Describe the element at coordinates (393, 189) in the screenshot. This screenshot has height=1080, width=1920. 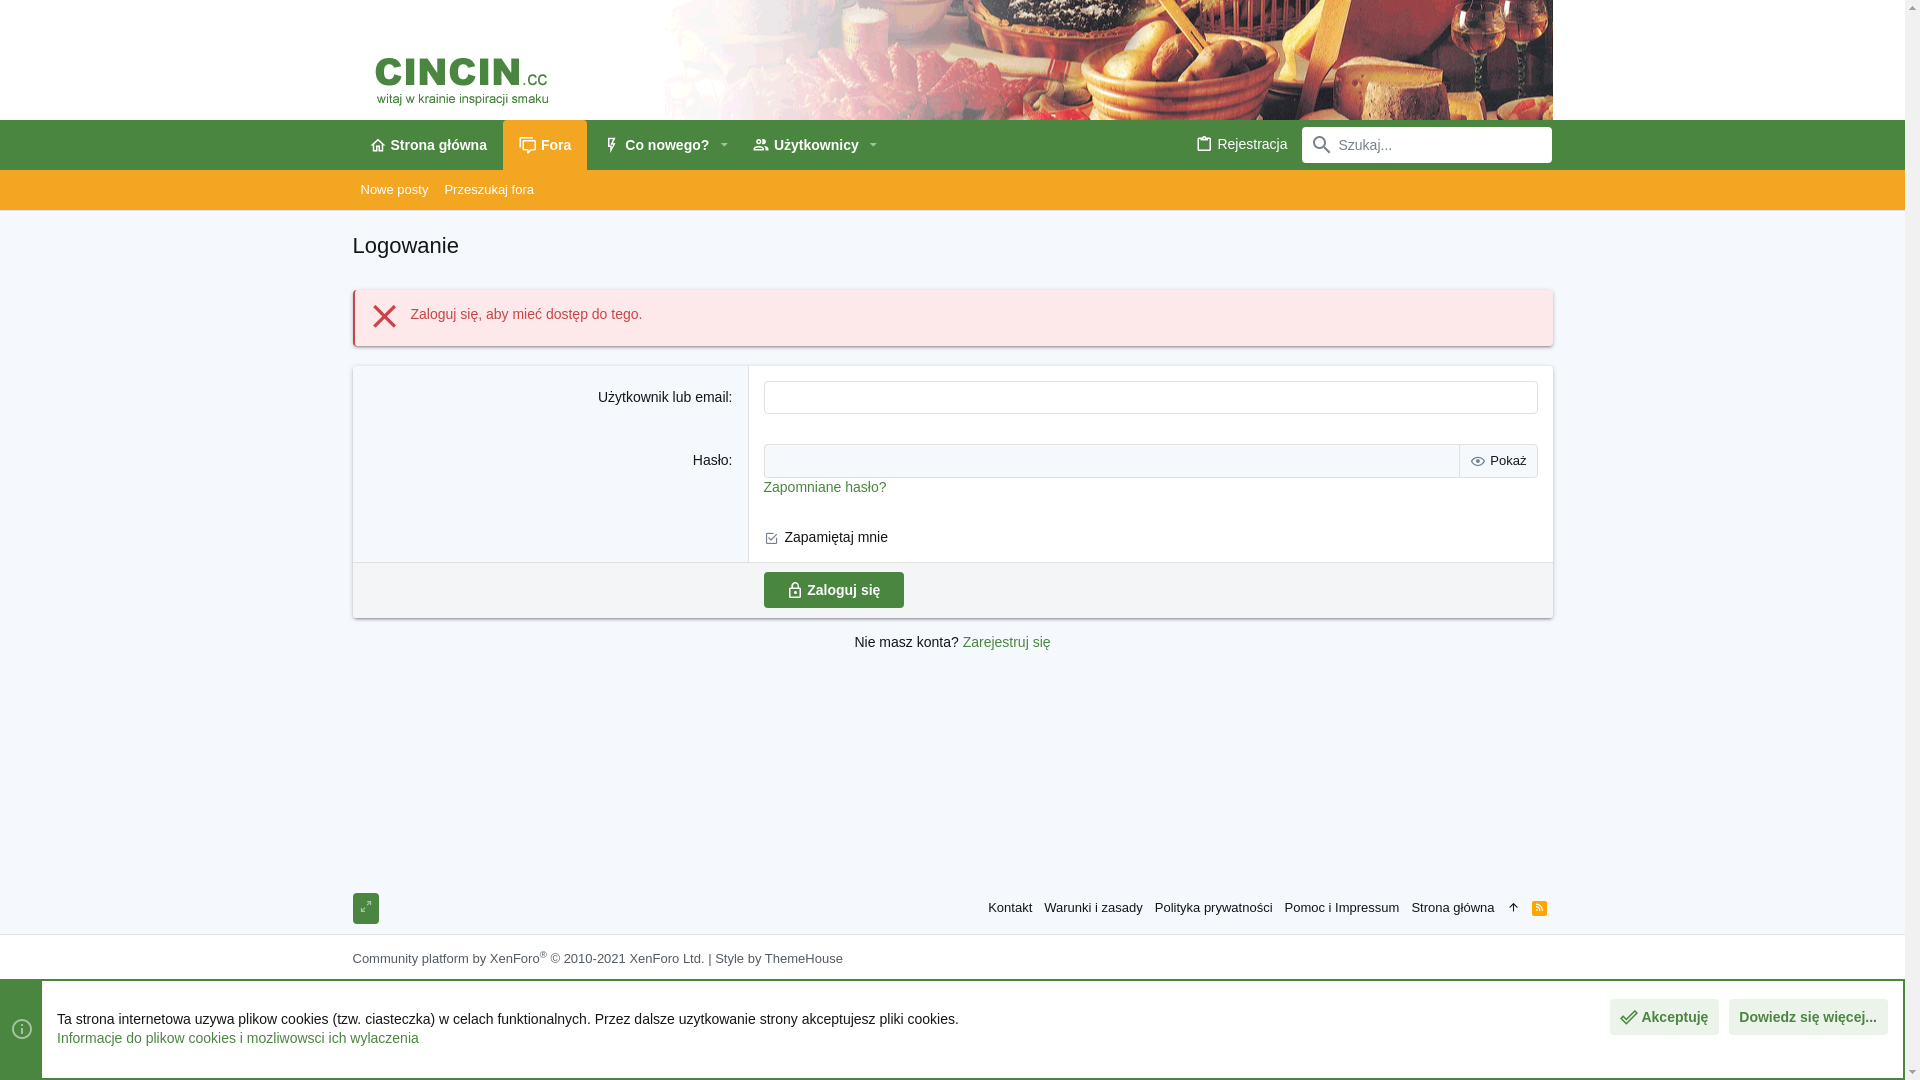
I see `'Nowe posty'` at that location.